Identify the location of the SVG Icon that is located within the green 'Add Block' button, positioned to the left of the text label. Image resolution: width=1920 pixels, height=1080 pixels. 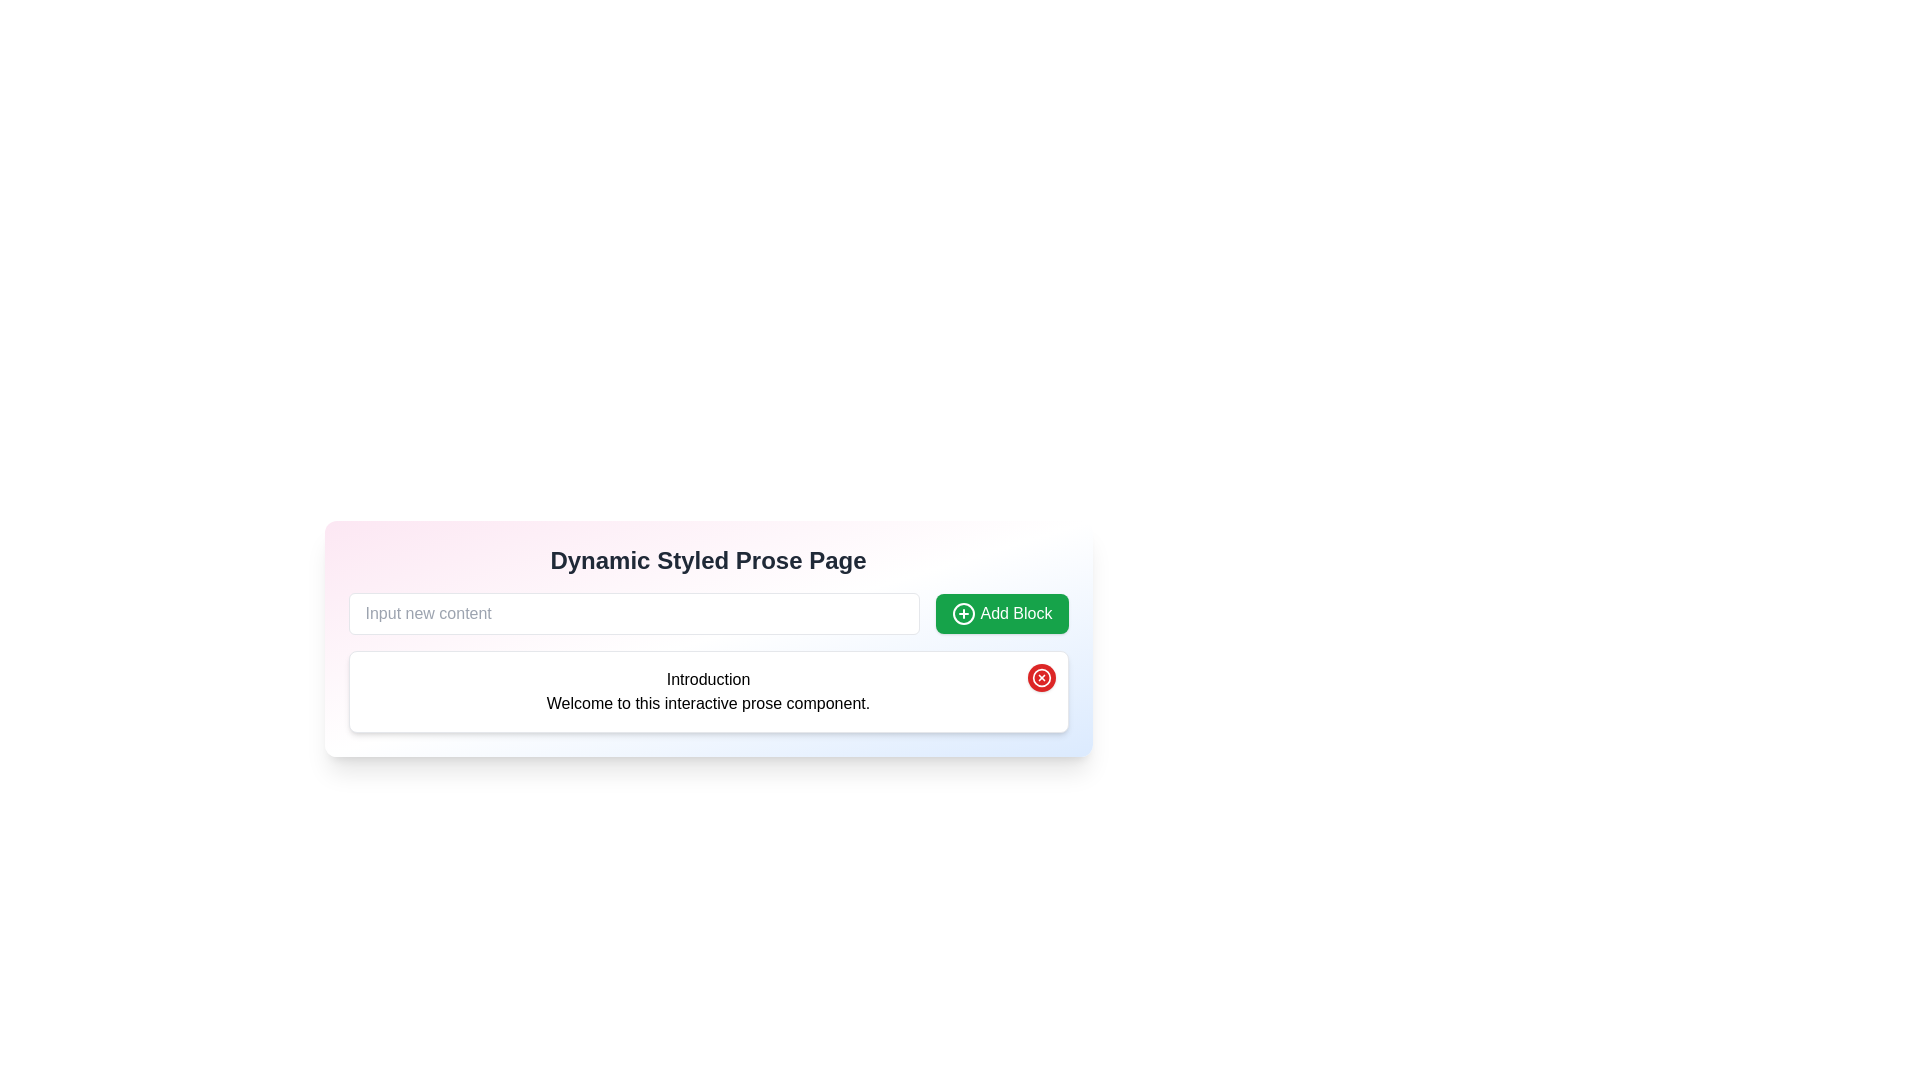
(964, 612).